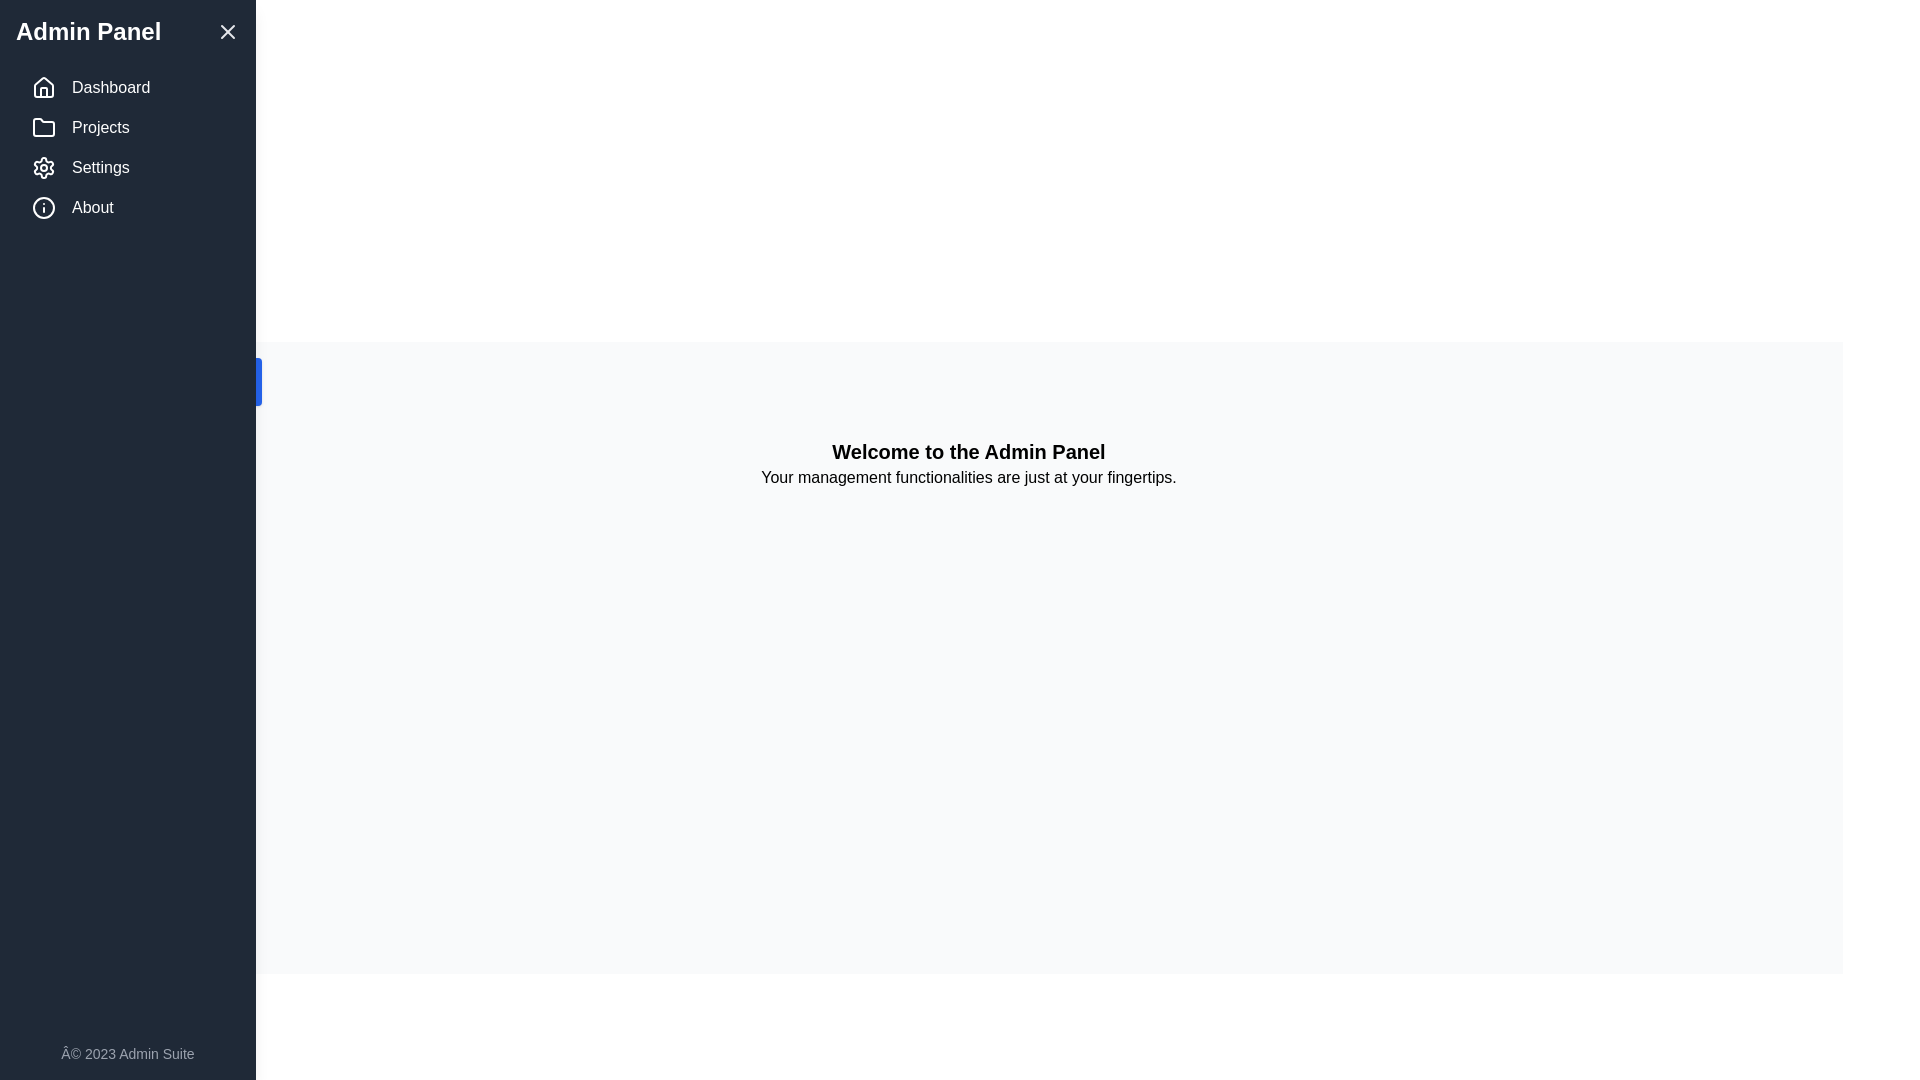 The image size is (1920, 1080). What do you see at coordinates (969, 451) in the screenshot?
I see `text element displaying 'Welcome to the Admin Panel', which is a prominent title centered above additional text on a light background` at bounding box center [969, 451].